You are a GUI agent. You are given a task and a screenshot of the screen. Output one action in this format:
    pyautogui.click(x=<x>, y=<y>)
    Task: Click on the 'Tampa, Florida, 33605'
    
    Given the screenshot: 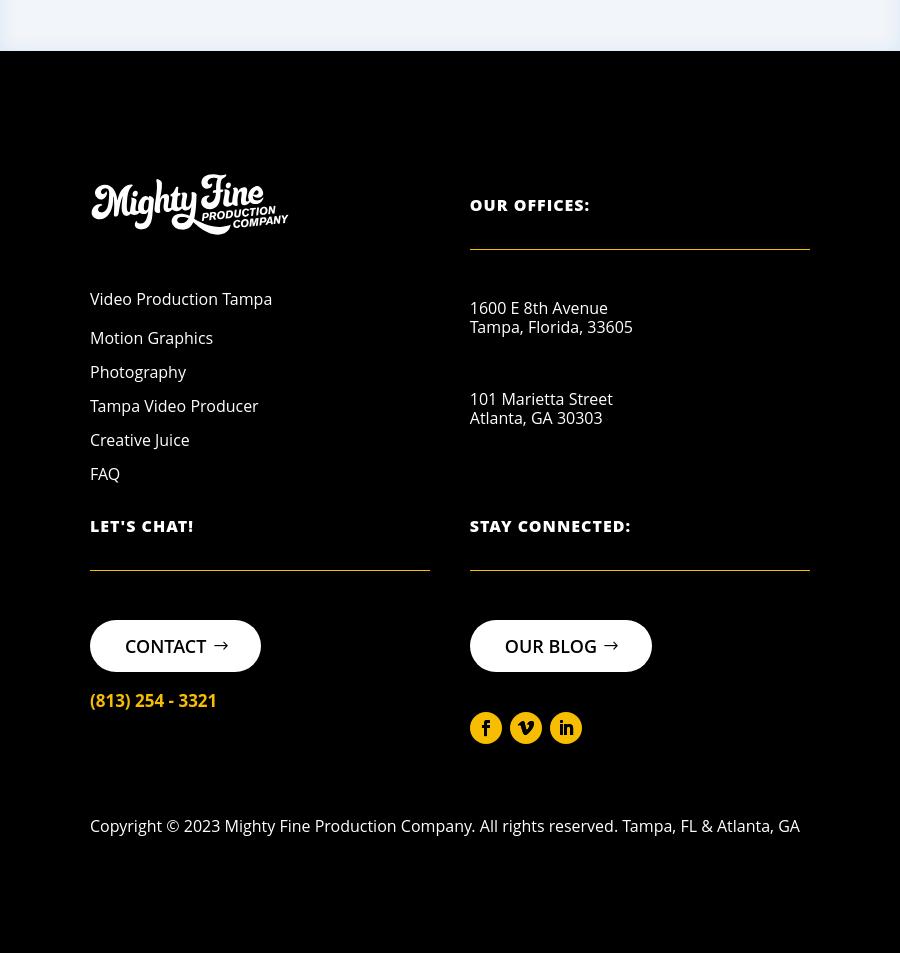 What is the action you would take?
    pyautogui.click(x=467, y=325)
    